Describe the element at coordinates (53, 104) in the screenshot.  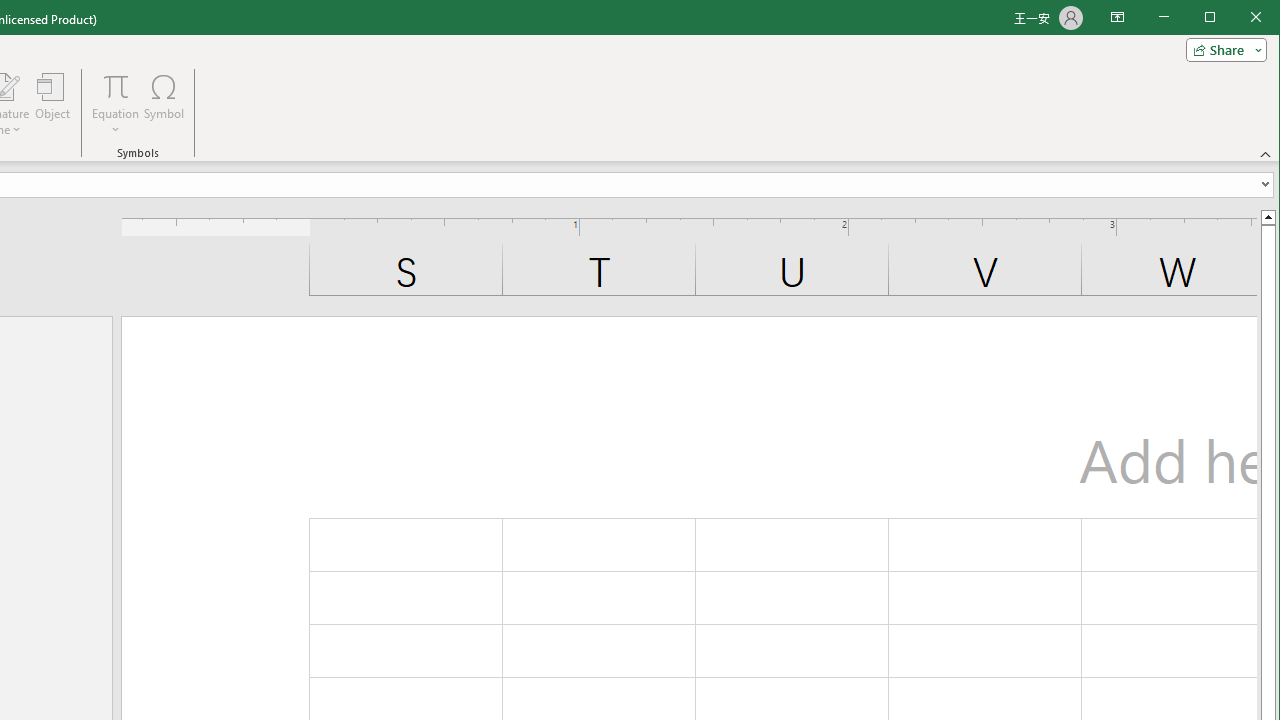
I see `'Object...'` at that location.